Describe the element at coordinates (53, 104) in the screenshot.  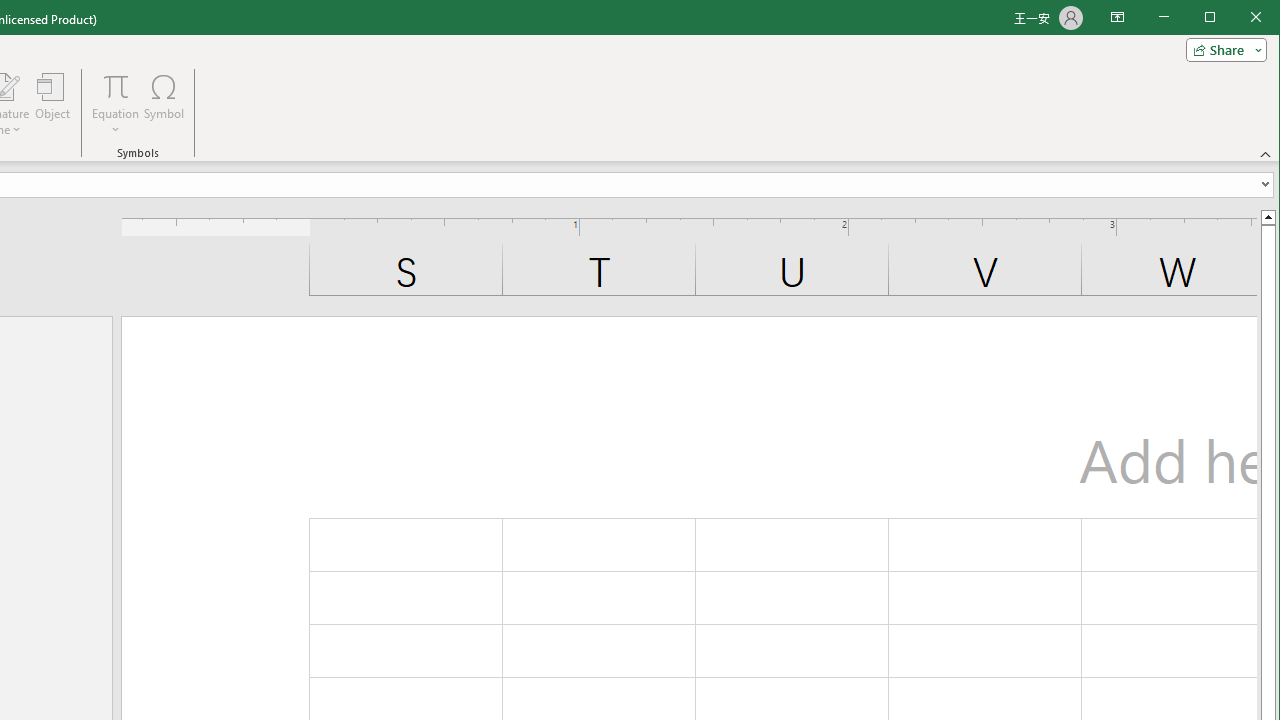
I see `'Object...'` at that location.